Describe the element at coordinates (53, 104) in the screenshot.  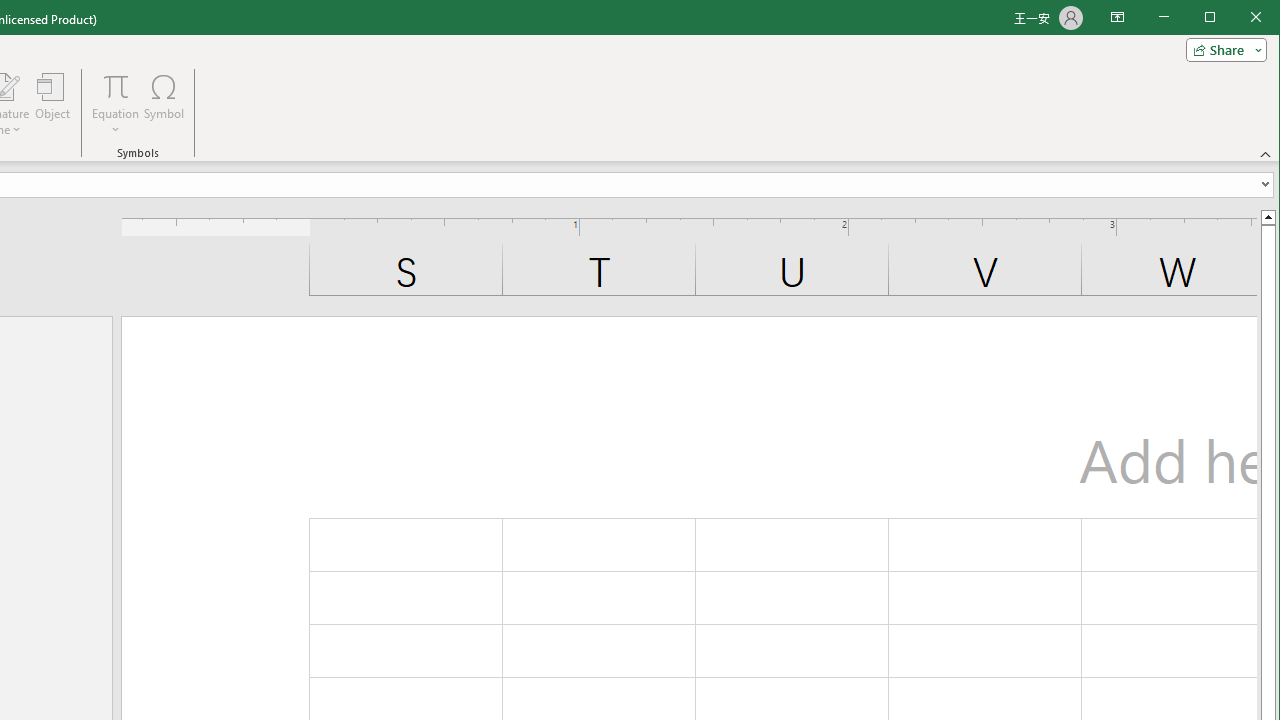
I see `'Object...'` at that location.